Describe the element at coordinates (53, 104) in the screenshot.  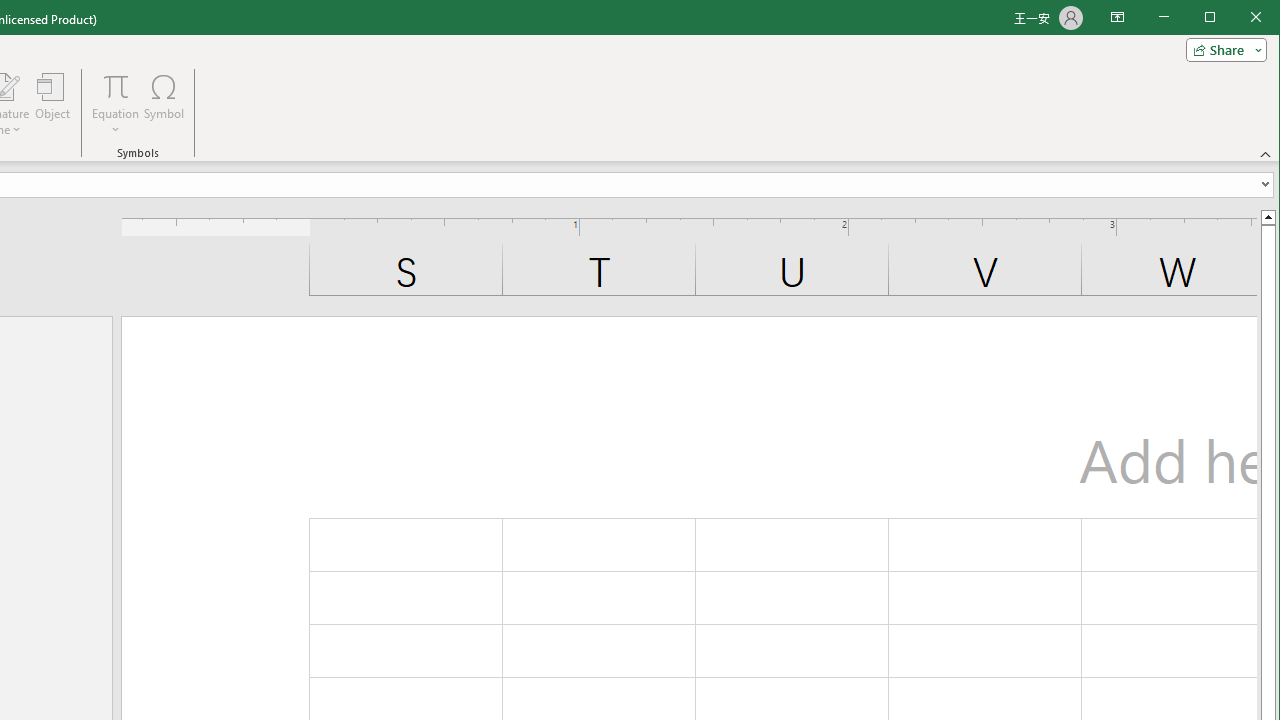
I see `'Object...'` at that location.